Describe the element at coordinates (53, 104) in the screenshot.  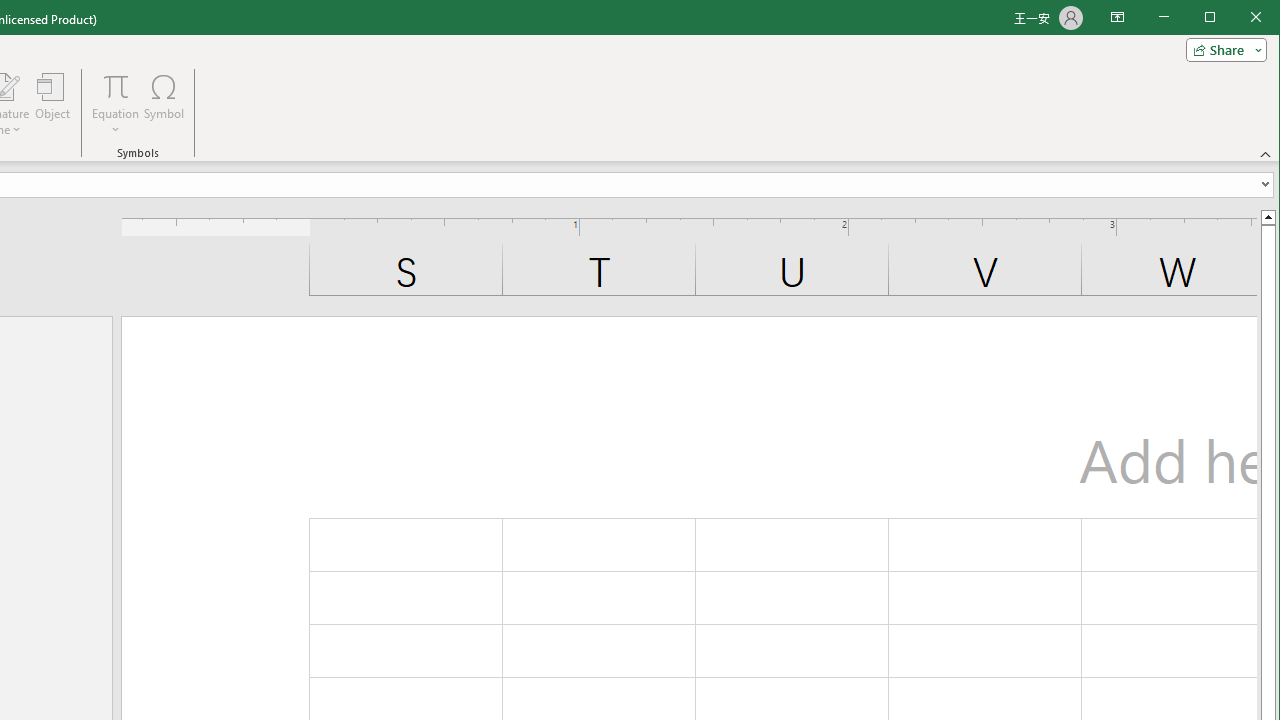
I see `'Object...'` at that location.